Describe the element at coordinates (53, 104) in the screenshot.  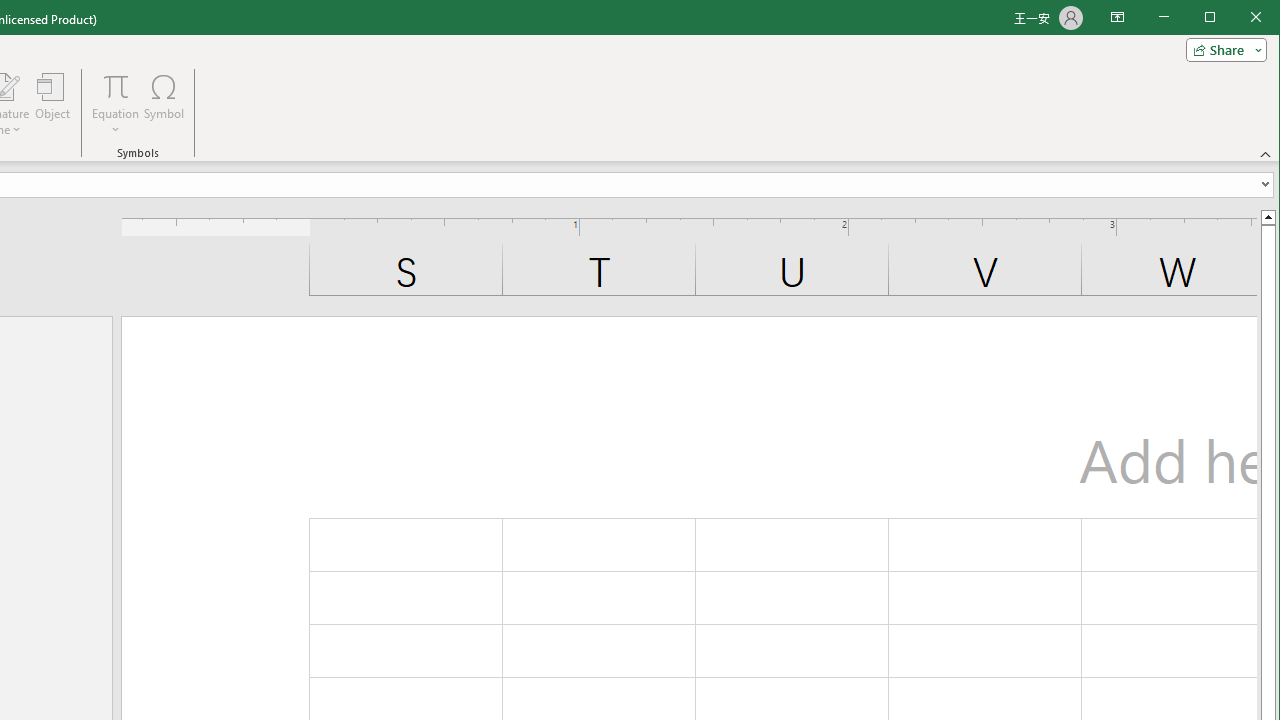
I see `'Object...'` at that location.